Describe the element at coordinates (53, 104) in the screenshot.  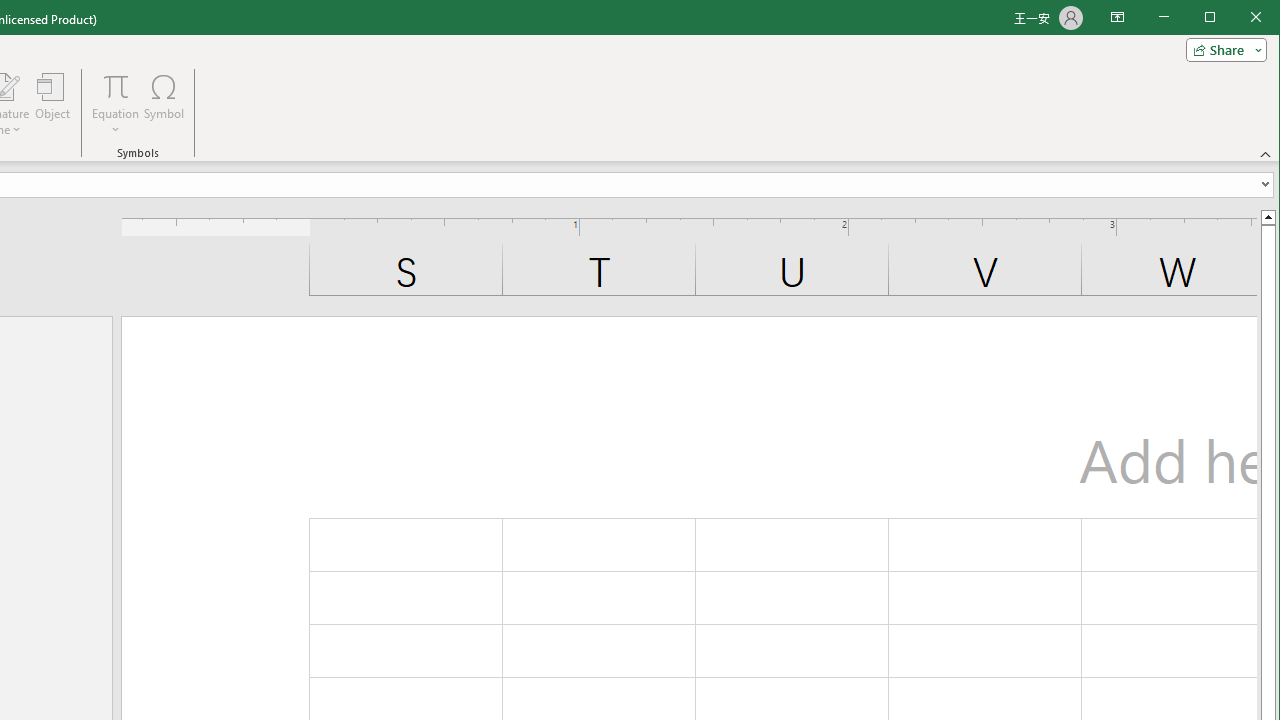
I see `'Object...'` at that location.